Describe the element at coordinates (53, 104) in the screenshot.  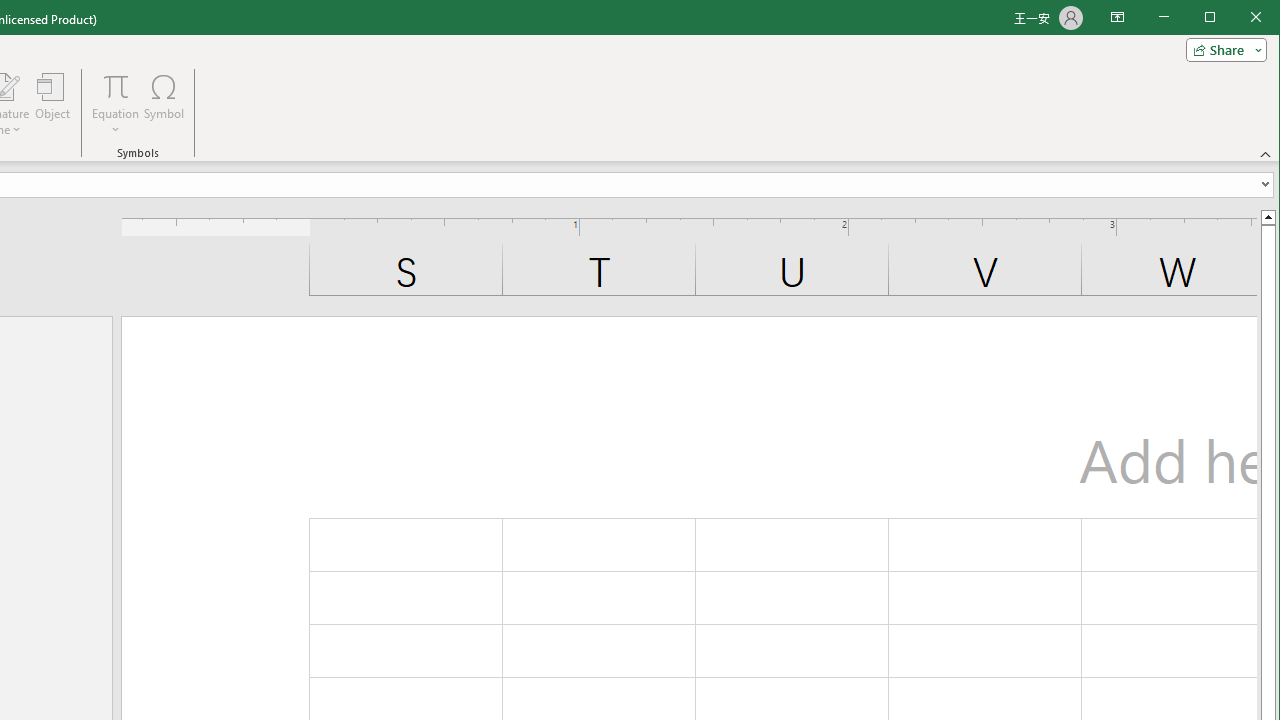
I see `'Object...'` at that location.